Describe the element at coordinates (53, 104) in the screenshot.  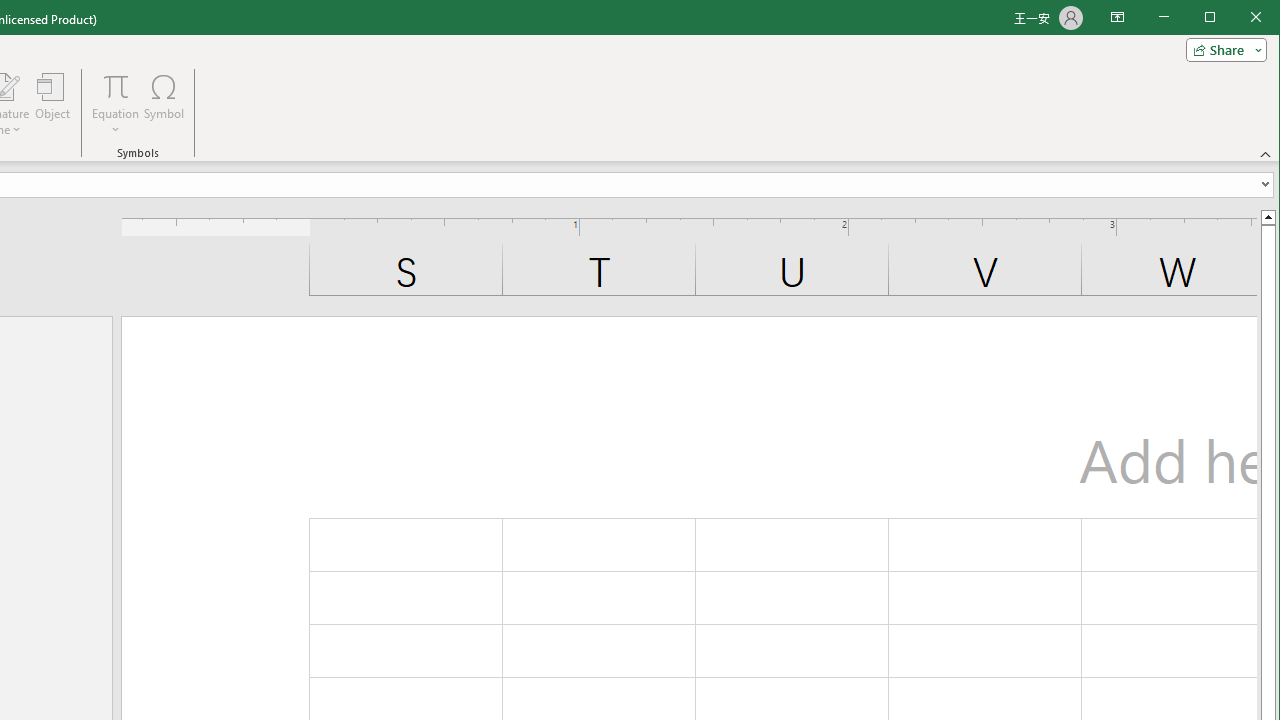
I see `'Object...'` at that location.